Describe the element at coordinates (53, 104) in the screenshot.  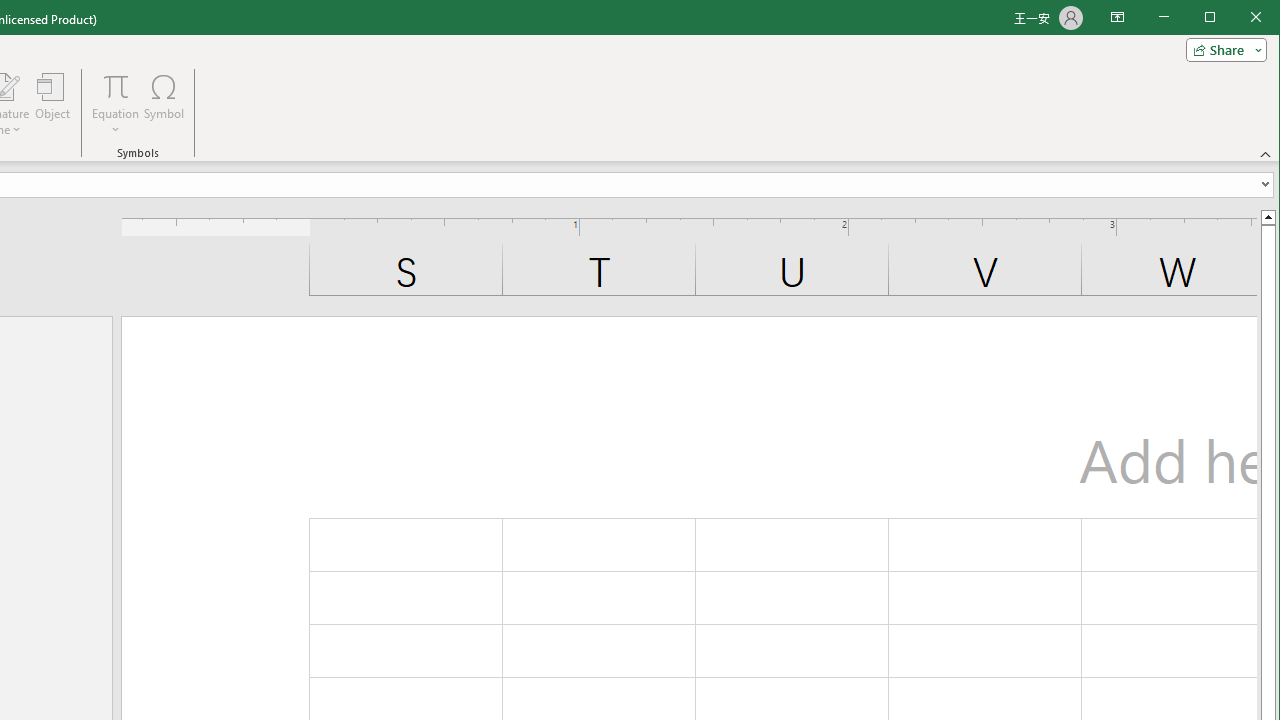
I see `'Object...'` at that location.